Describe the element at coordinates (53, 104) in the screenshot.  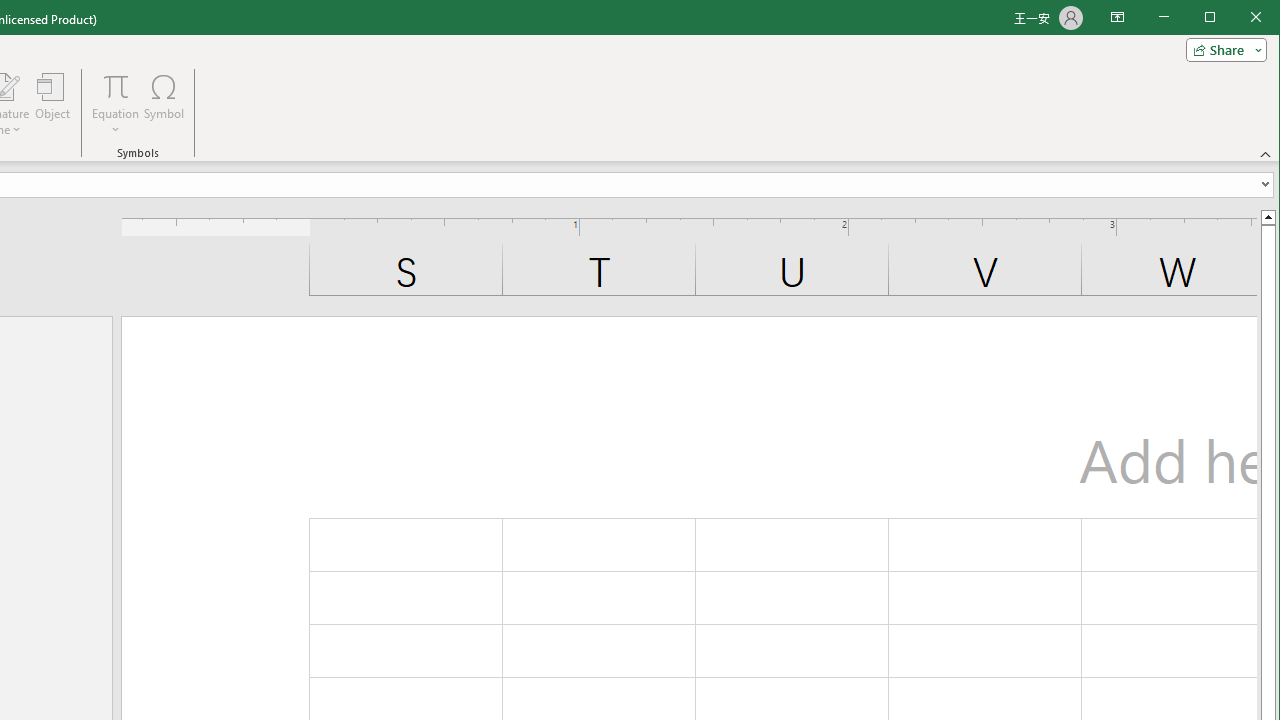
I see `'Object...'` at that location.